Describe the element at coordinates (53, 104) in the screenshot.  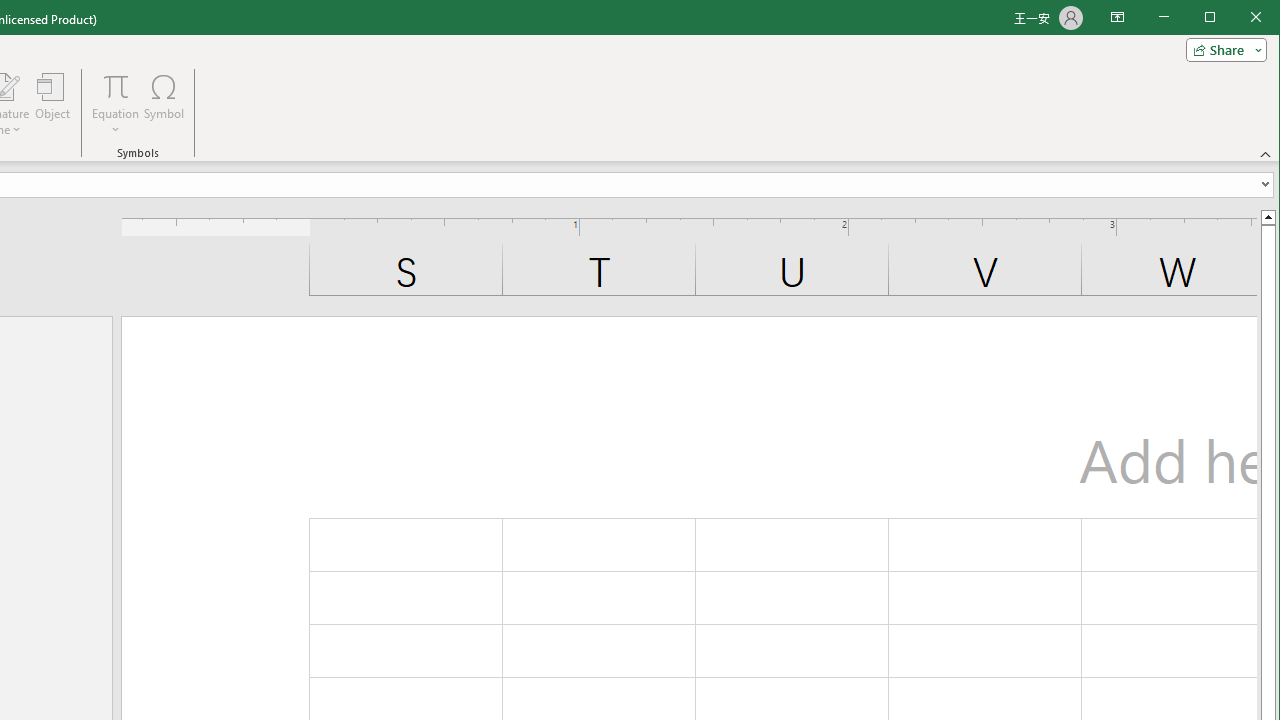
I see `'Object...'` at that location.